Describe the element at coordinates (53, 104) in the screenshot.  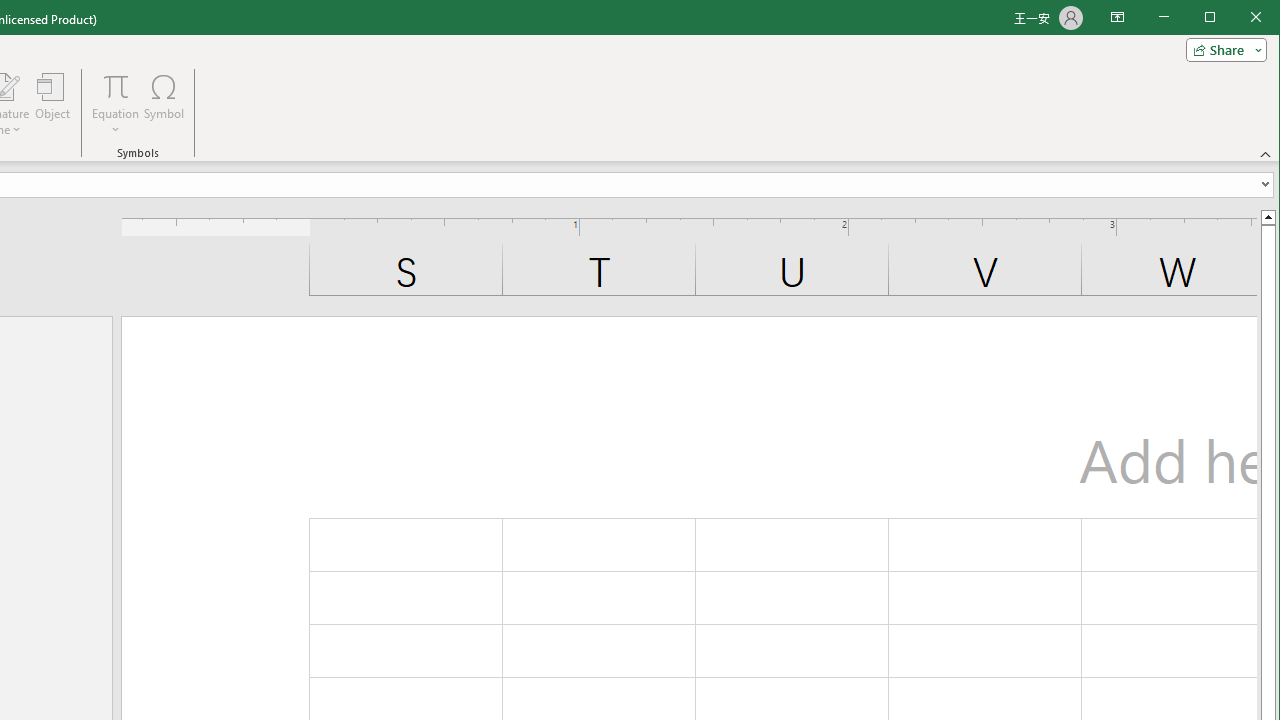
I see `'Object...'` at that location.